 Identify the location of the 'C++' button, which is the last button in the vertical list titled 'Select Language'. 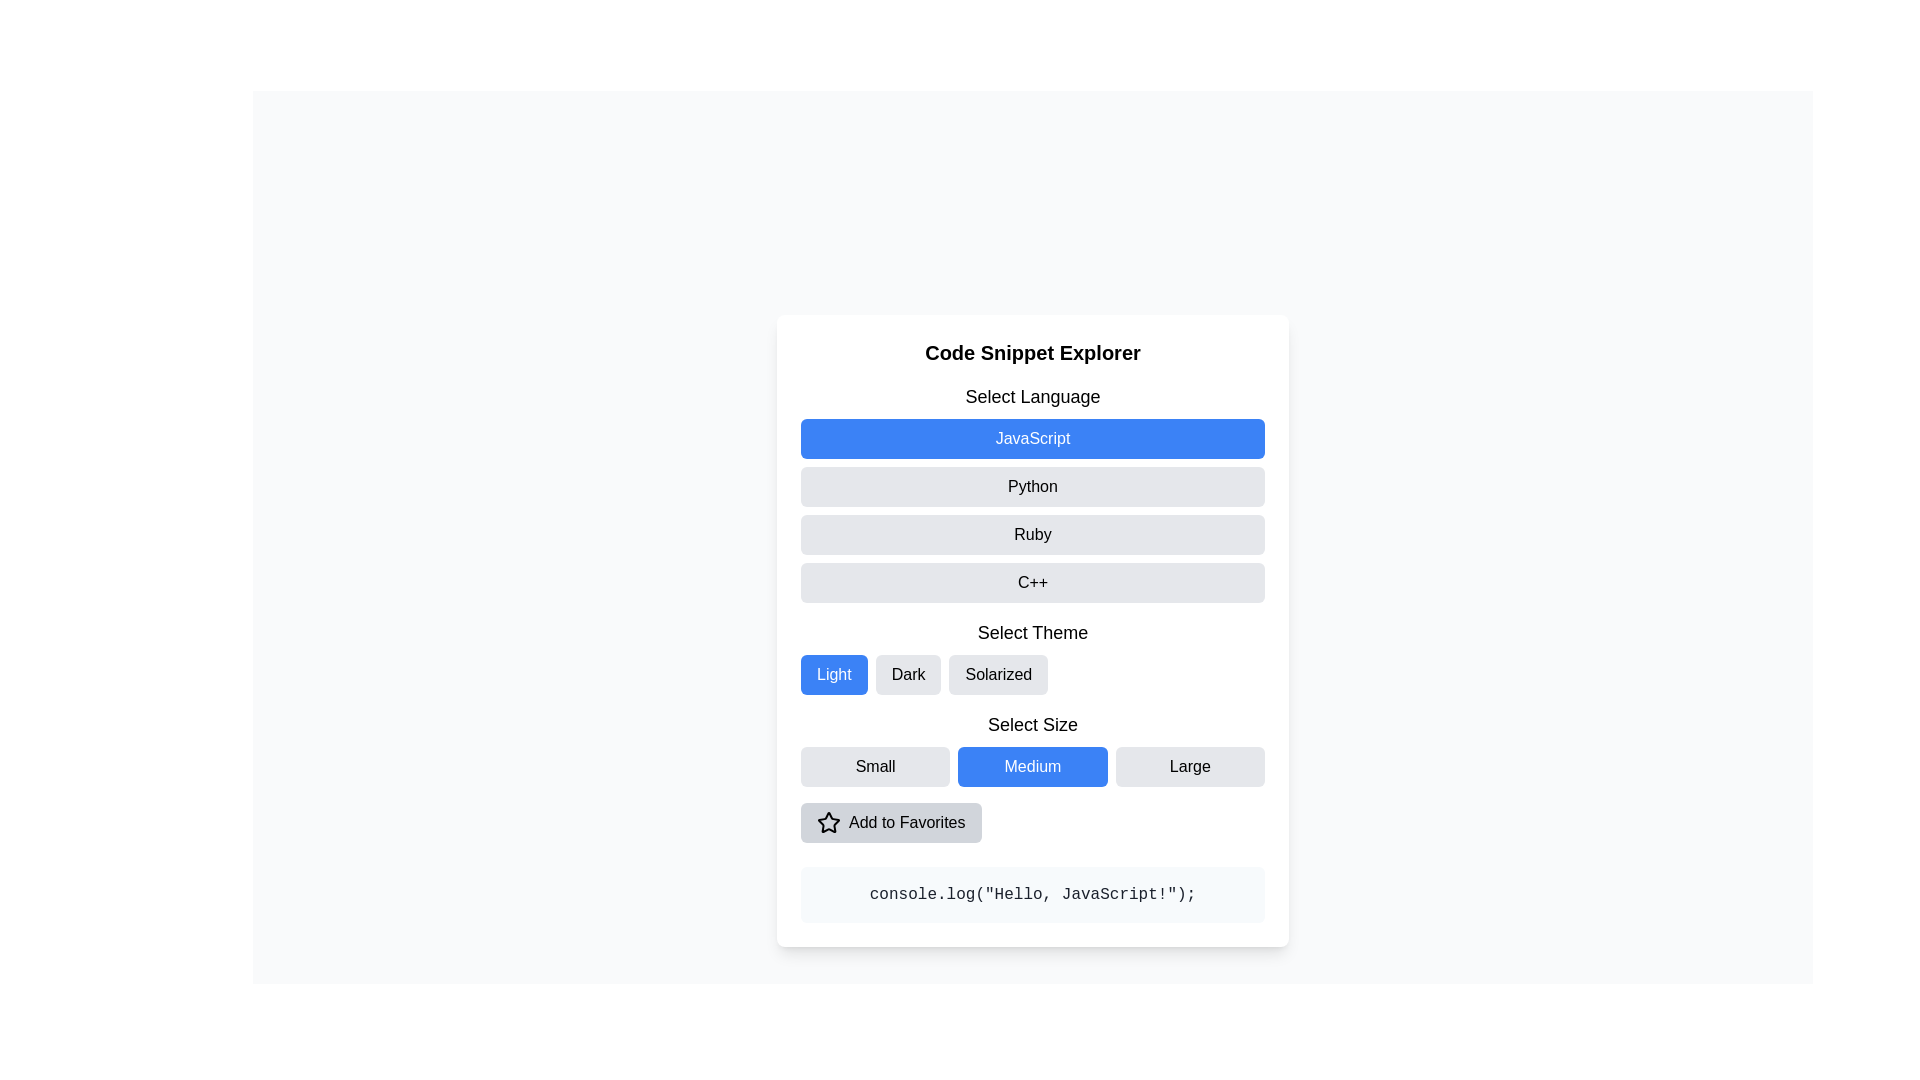
(1032, 582).